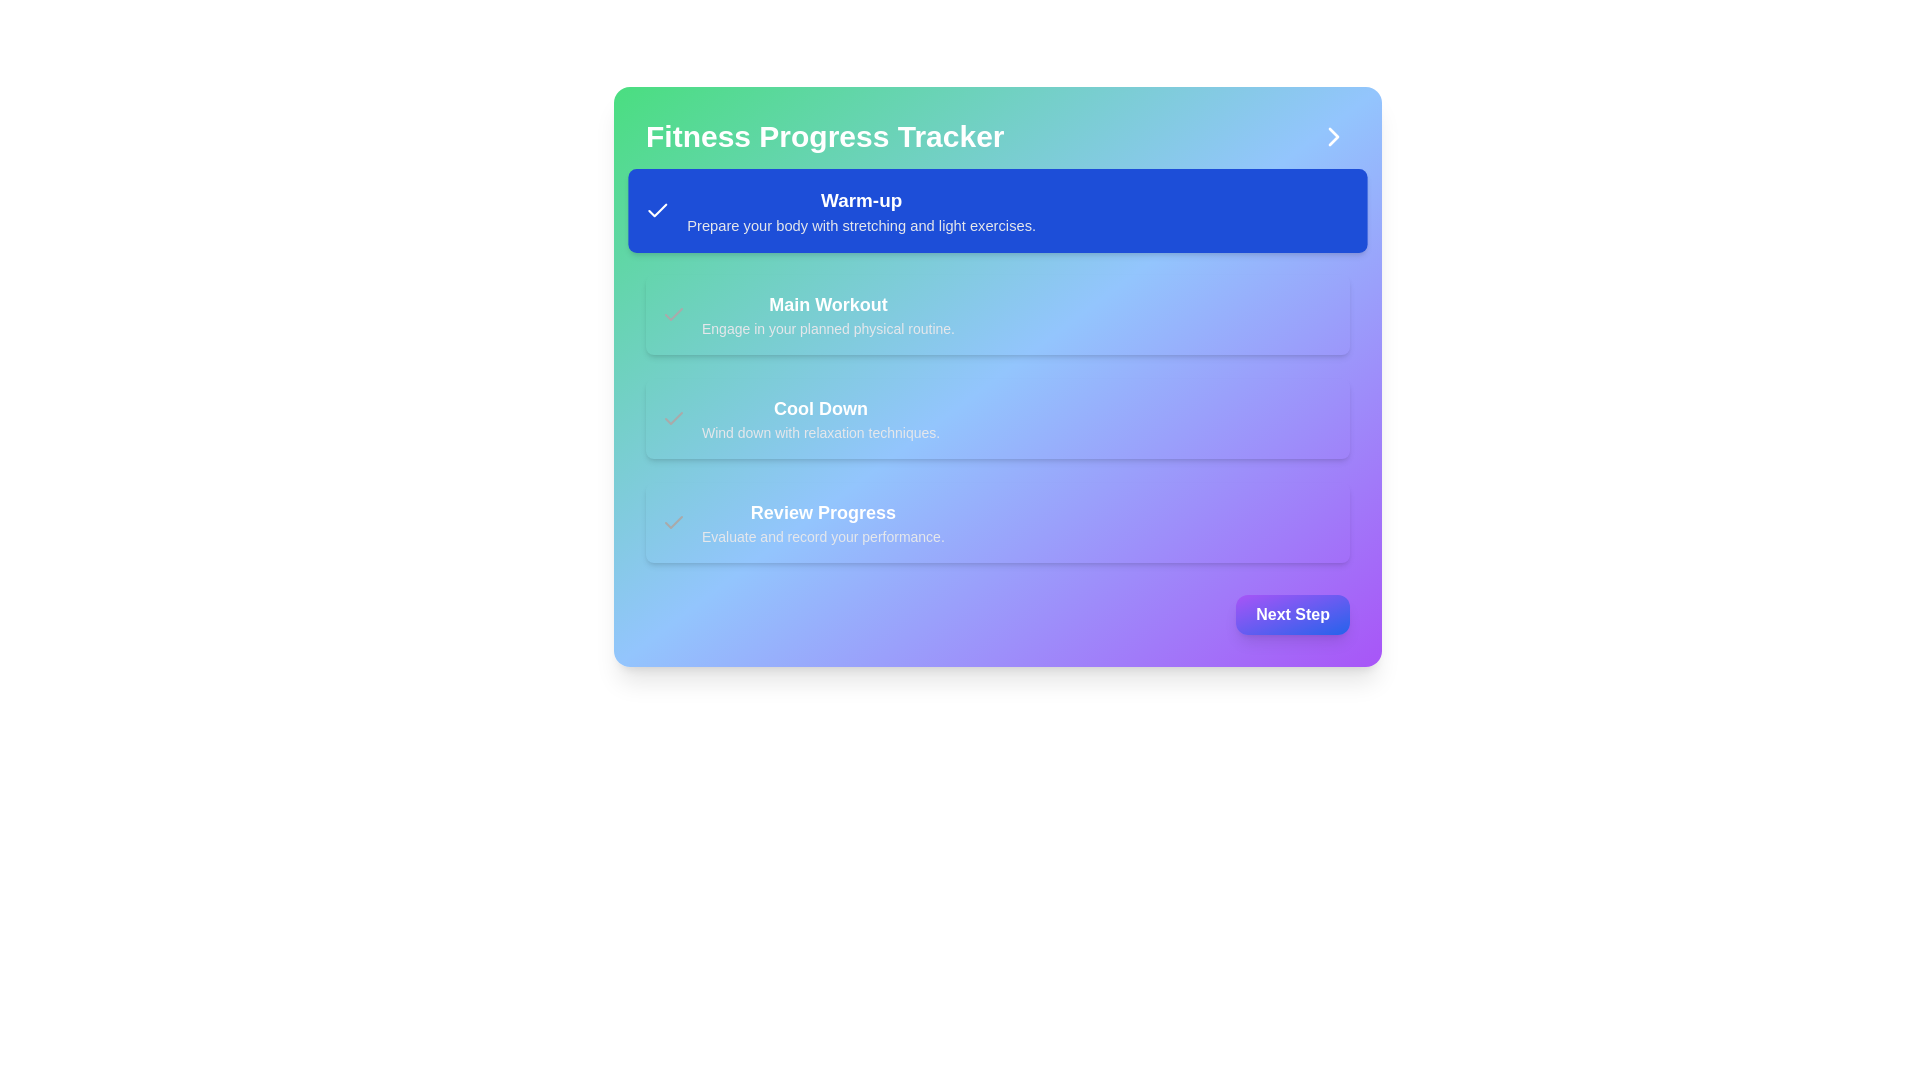 The image size is (1920, 1080). I want to click on the 'Cool Down' text label, which features bold text and a gradient background, positioned as the third step in a vertical list of steps, so click(820, 418).